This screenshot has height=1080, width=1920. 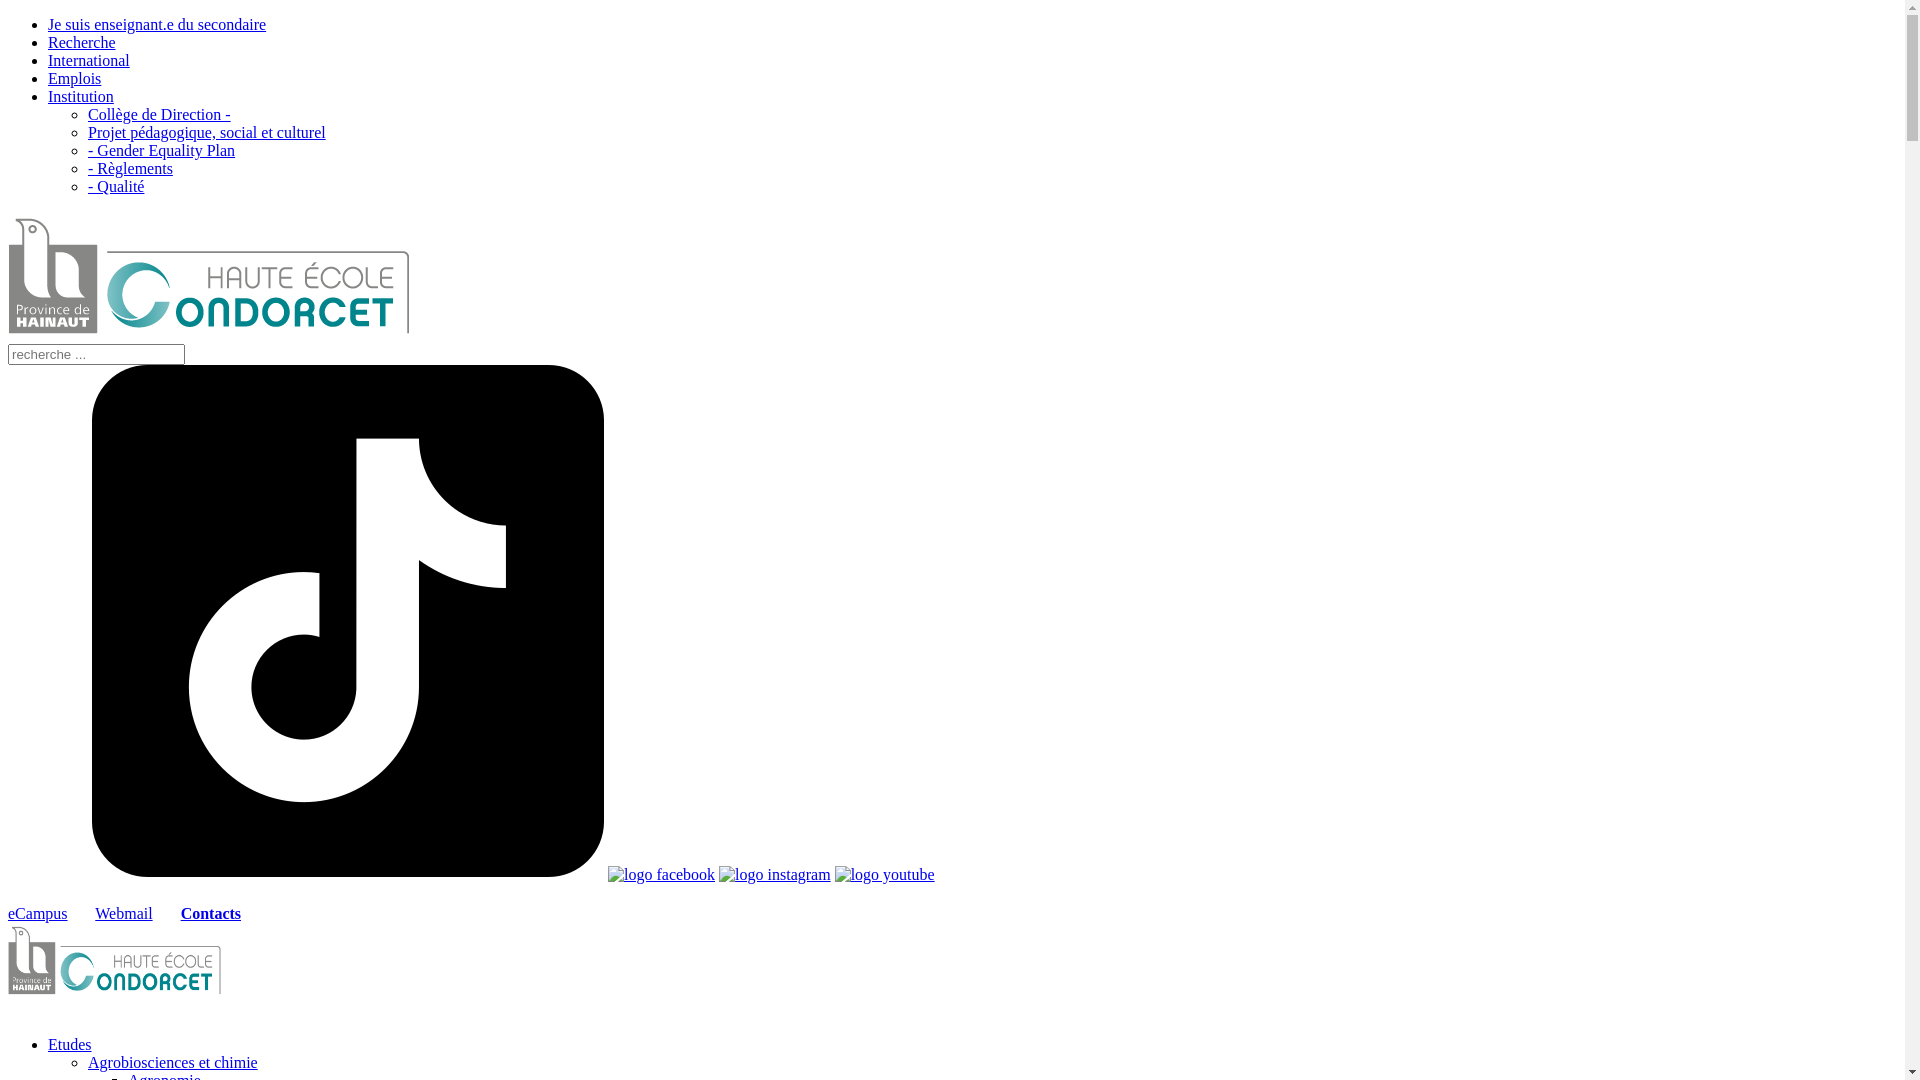 I want to click on 'Agrobiosciences et chimie', so click(x=172, y=1061).